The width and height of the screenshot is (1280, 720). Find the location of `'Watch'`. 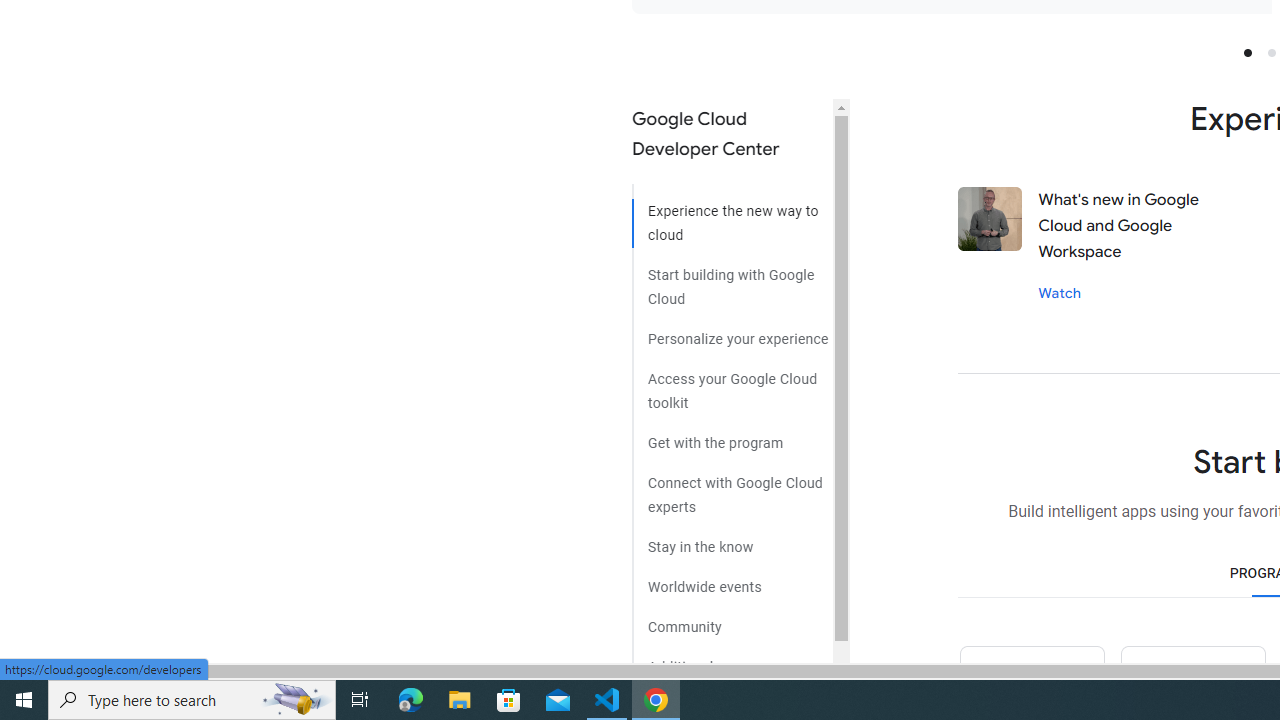

'Watch' is located at coordinates (1058, 292).